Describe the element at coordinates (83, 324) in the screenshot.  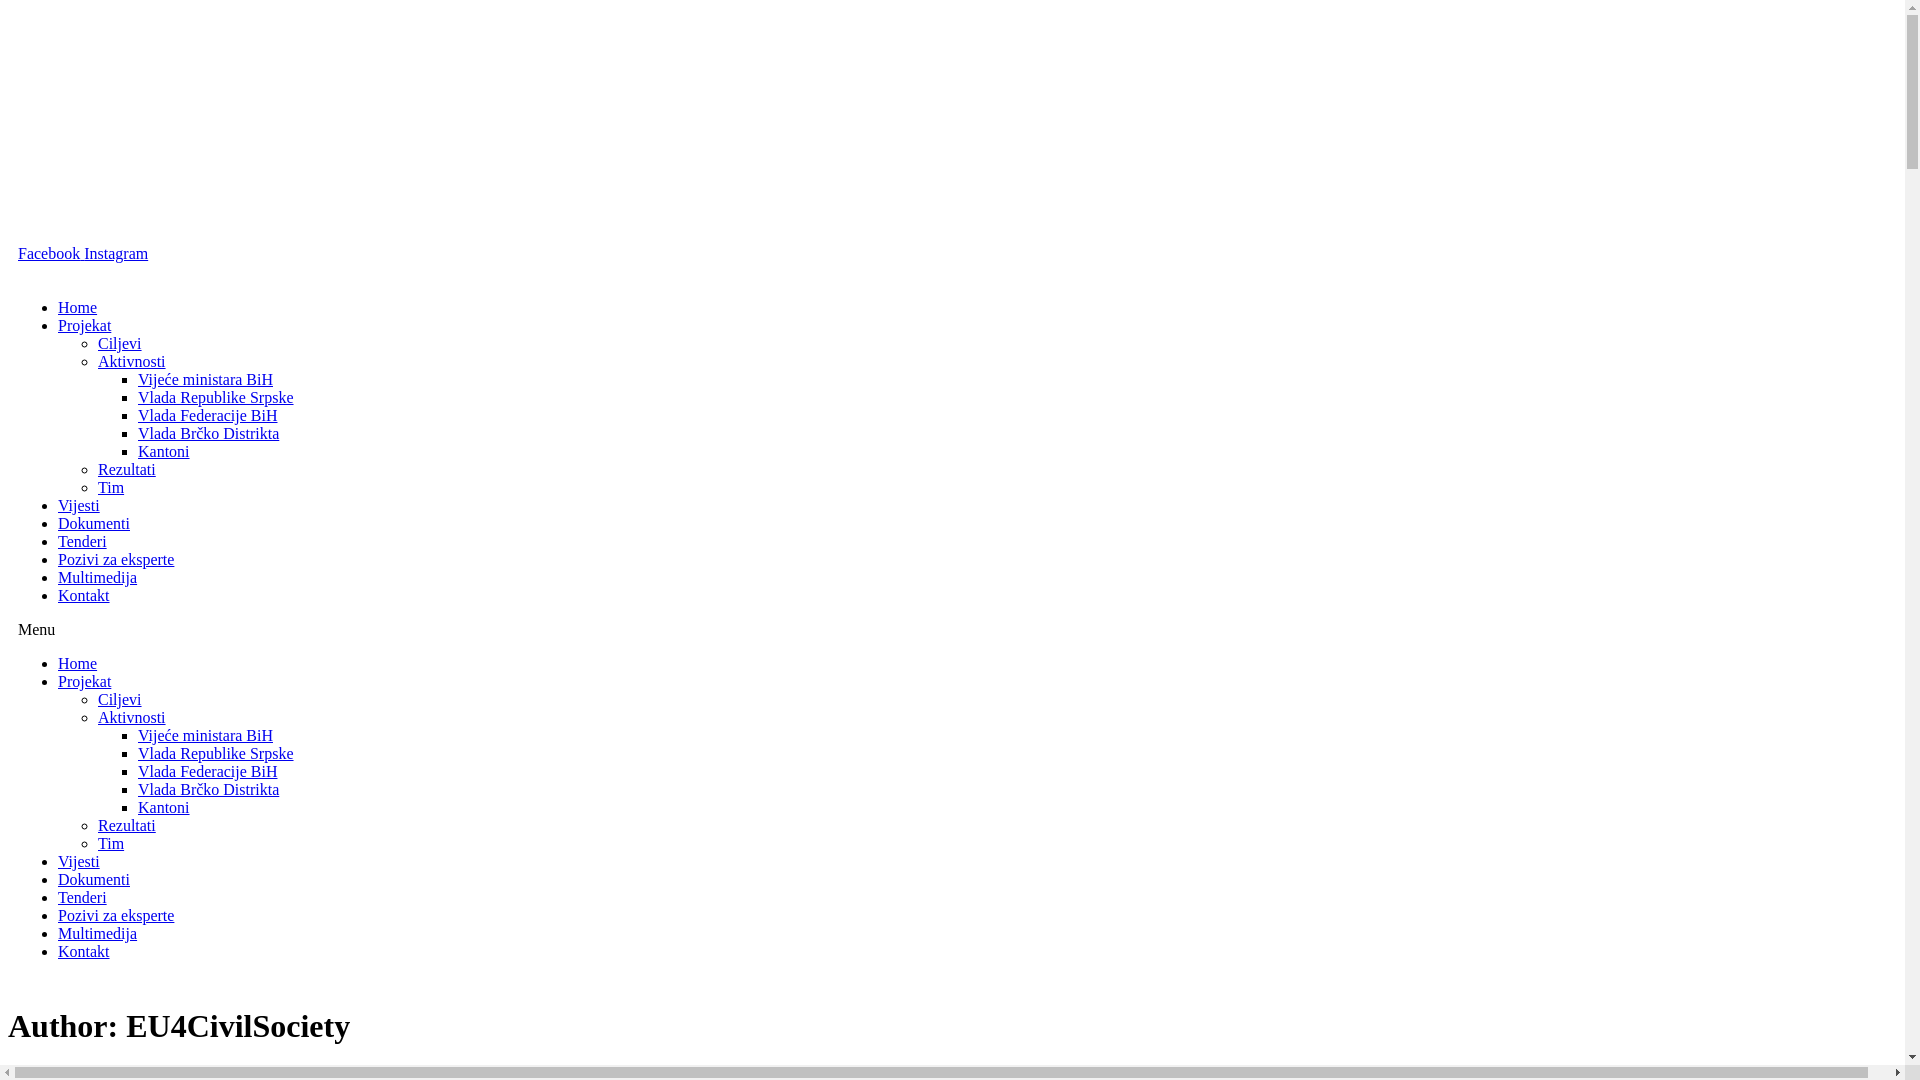
I see `'Projekat'` at that location.